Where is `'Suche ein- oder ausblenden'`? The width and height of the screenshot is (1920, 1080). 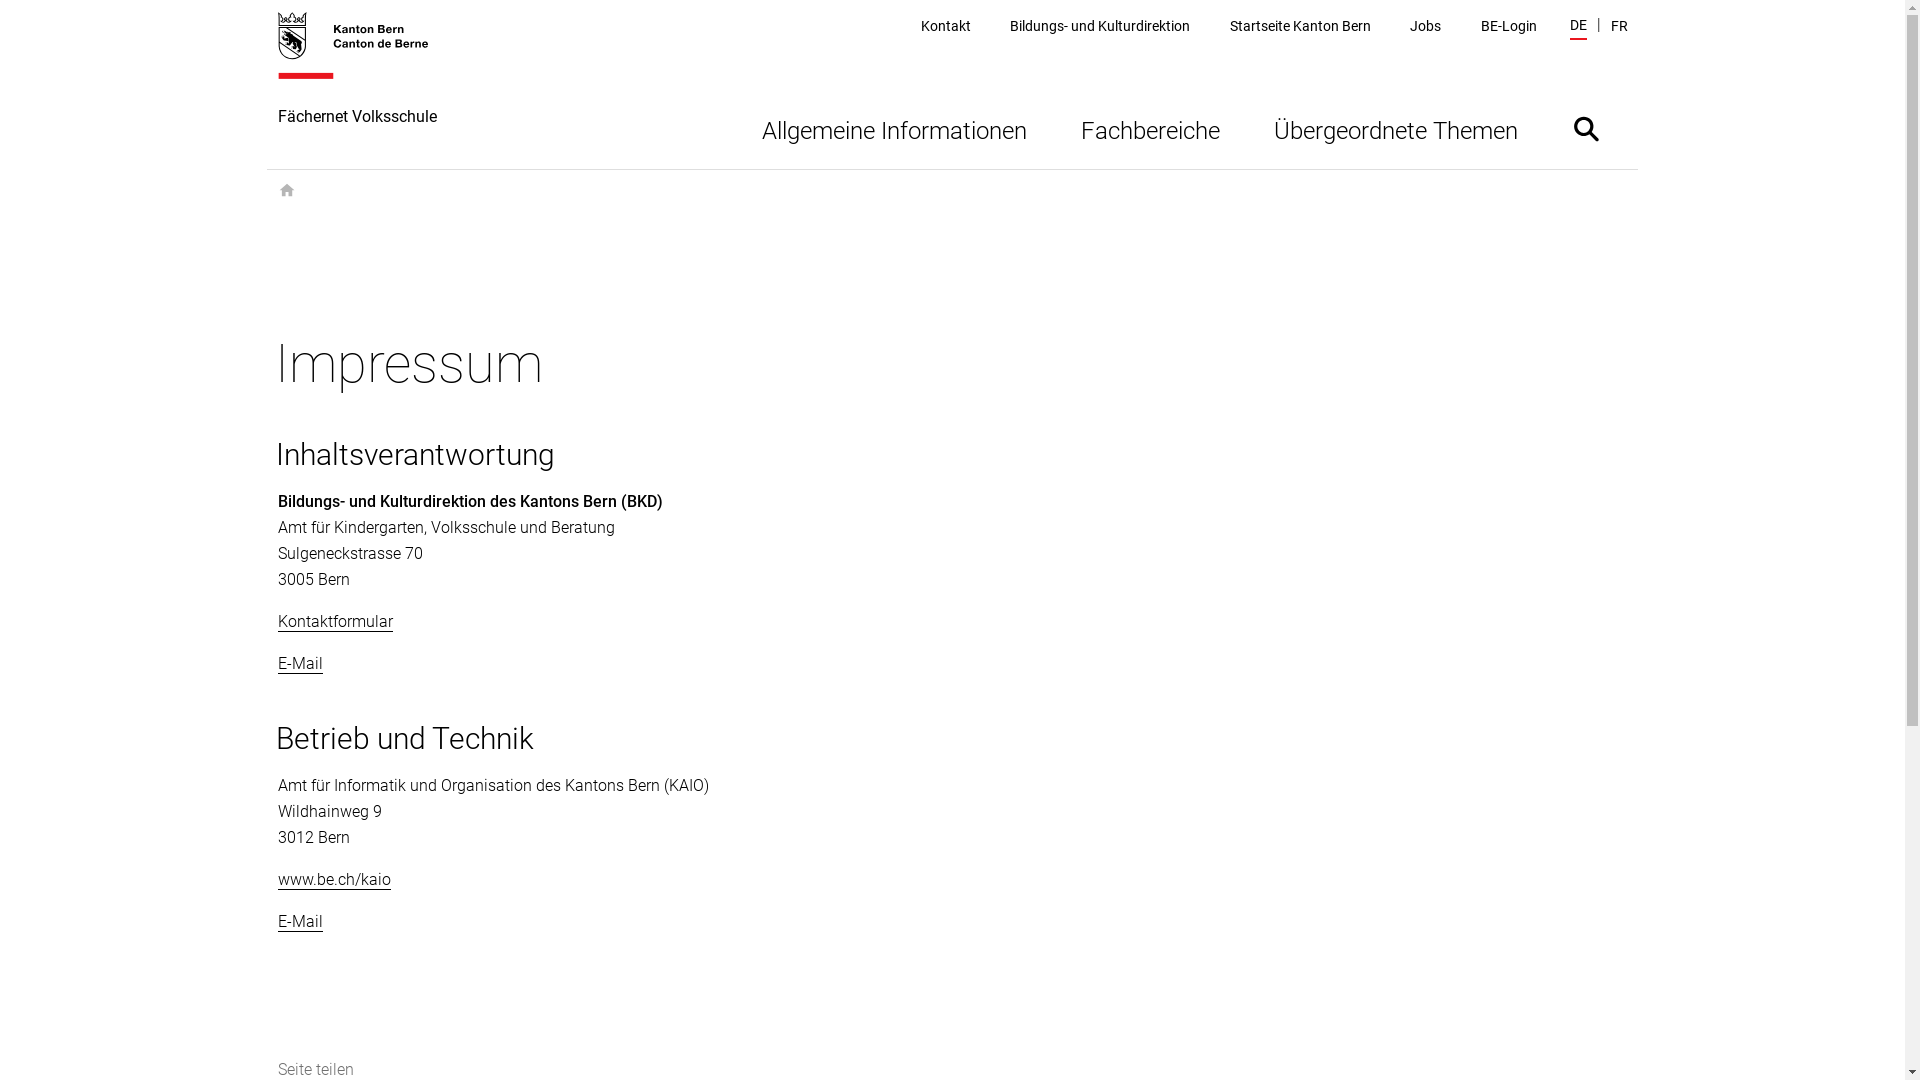
'Suche ein- oder ausblenden' is located at coordinates (1584, 128).